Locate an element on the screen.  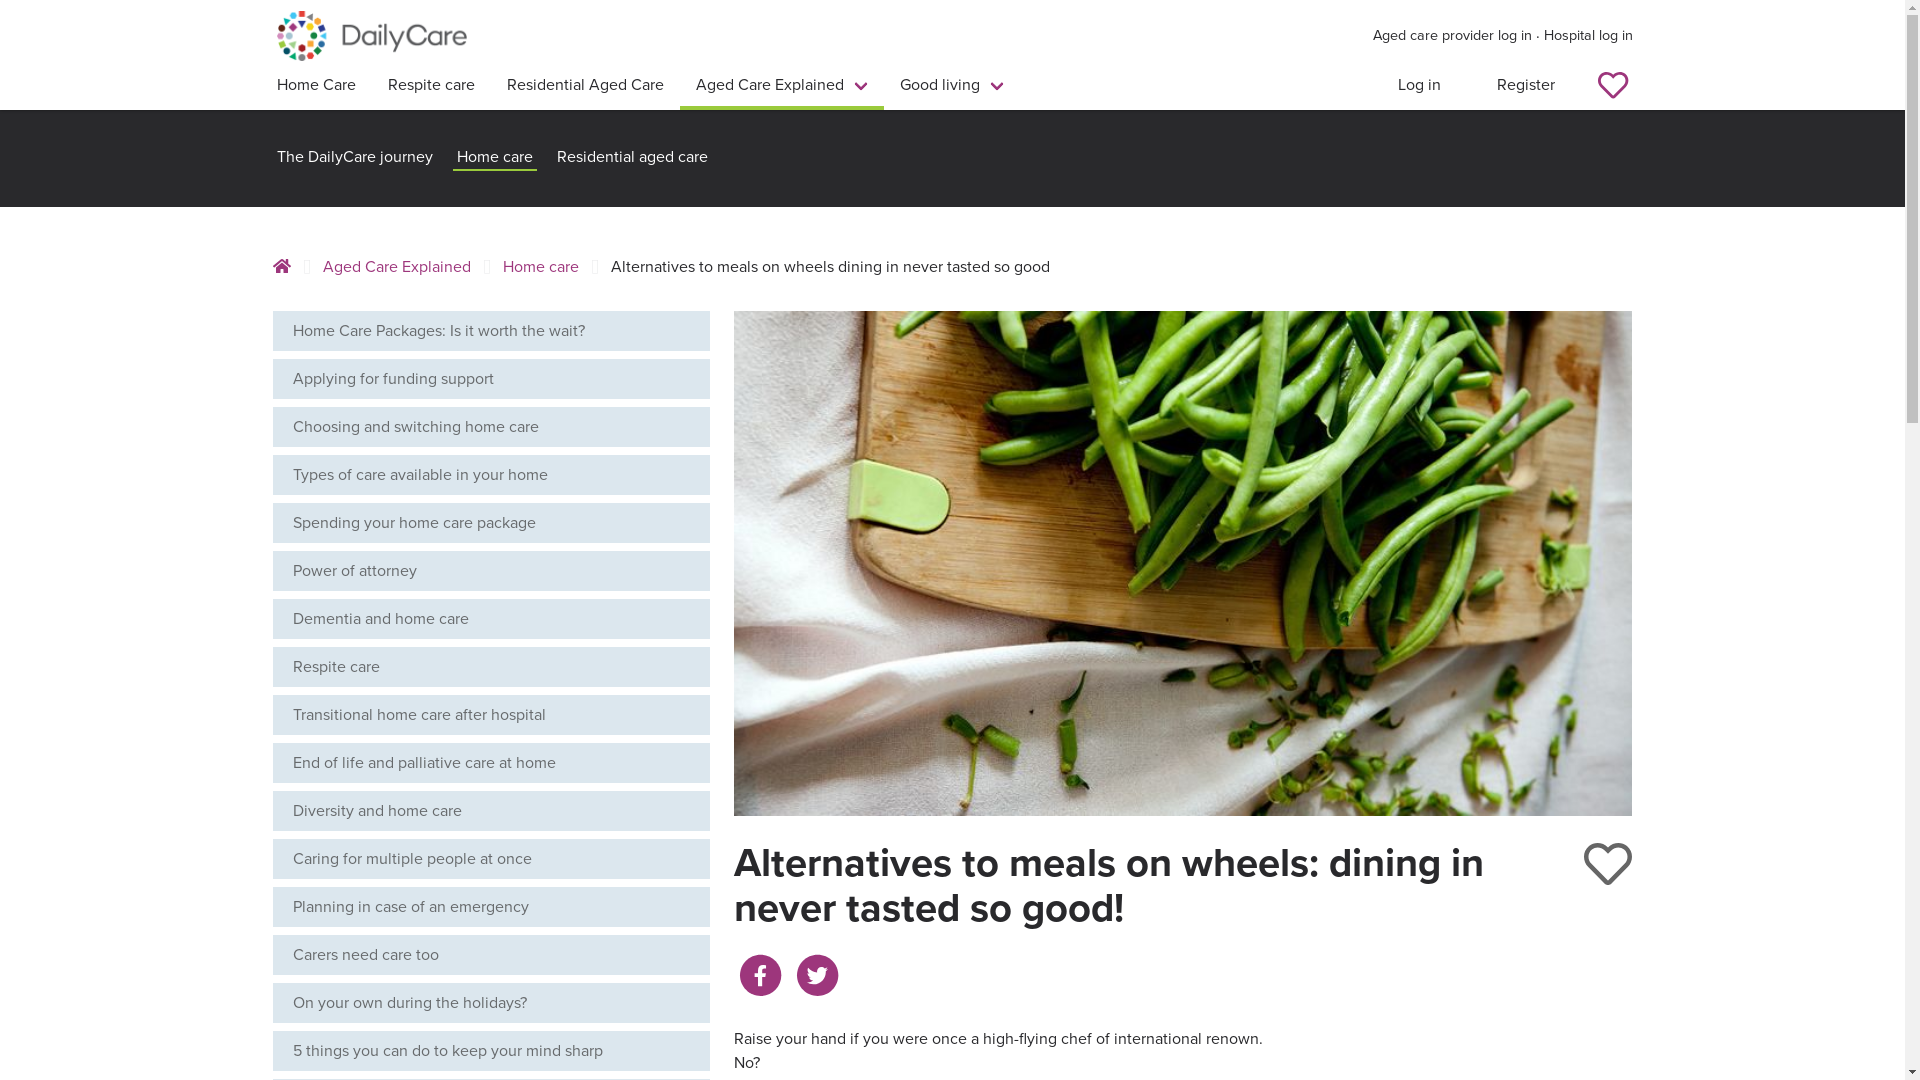
'Respite care' is located at coordinates (430, 86).